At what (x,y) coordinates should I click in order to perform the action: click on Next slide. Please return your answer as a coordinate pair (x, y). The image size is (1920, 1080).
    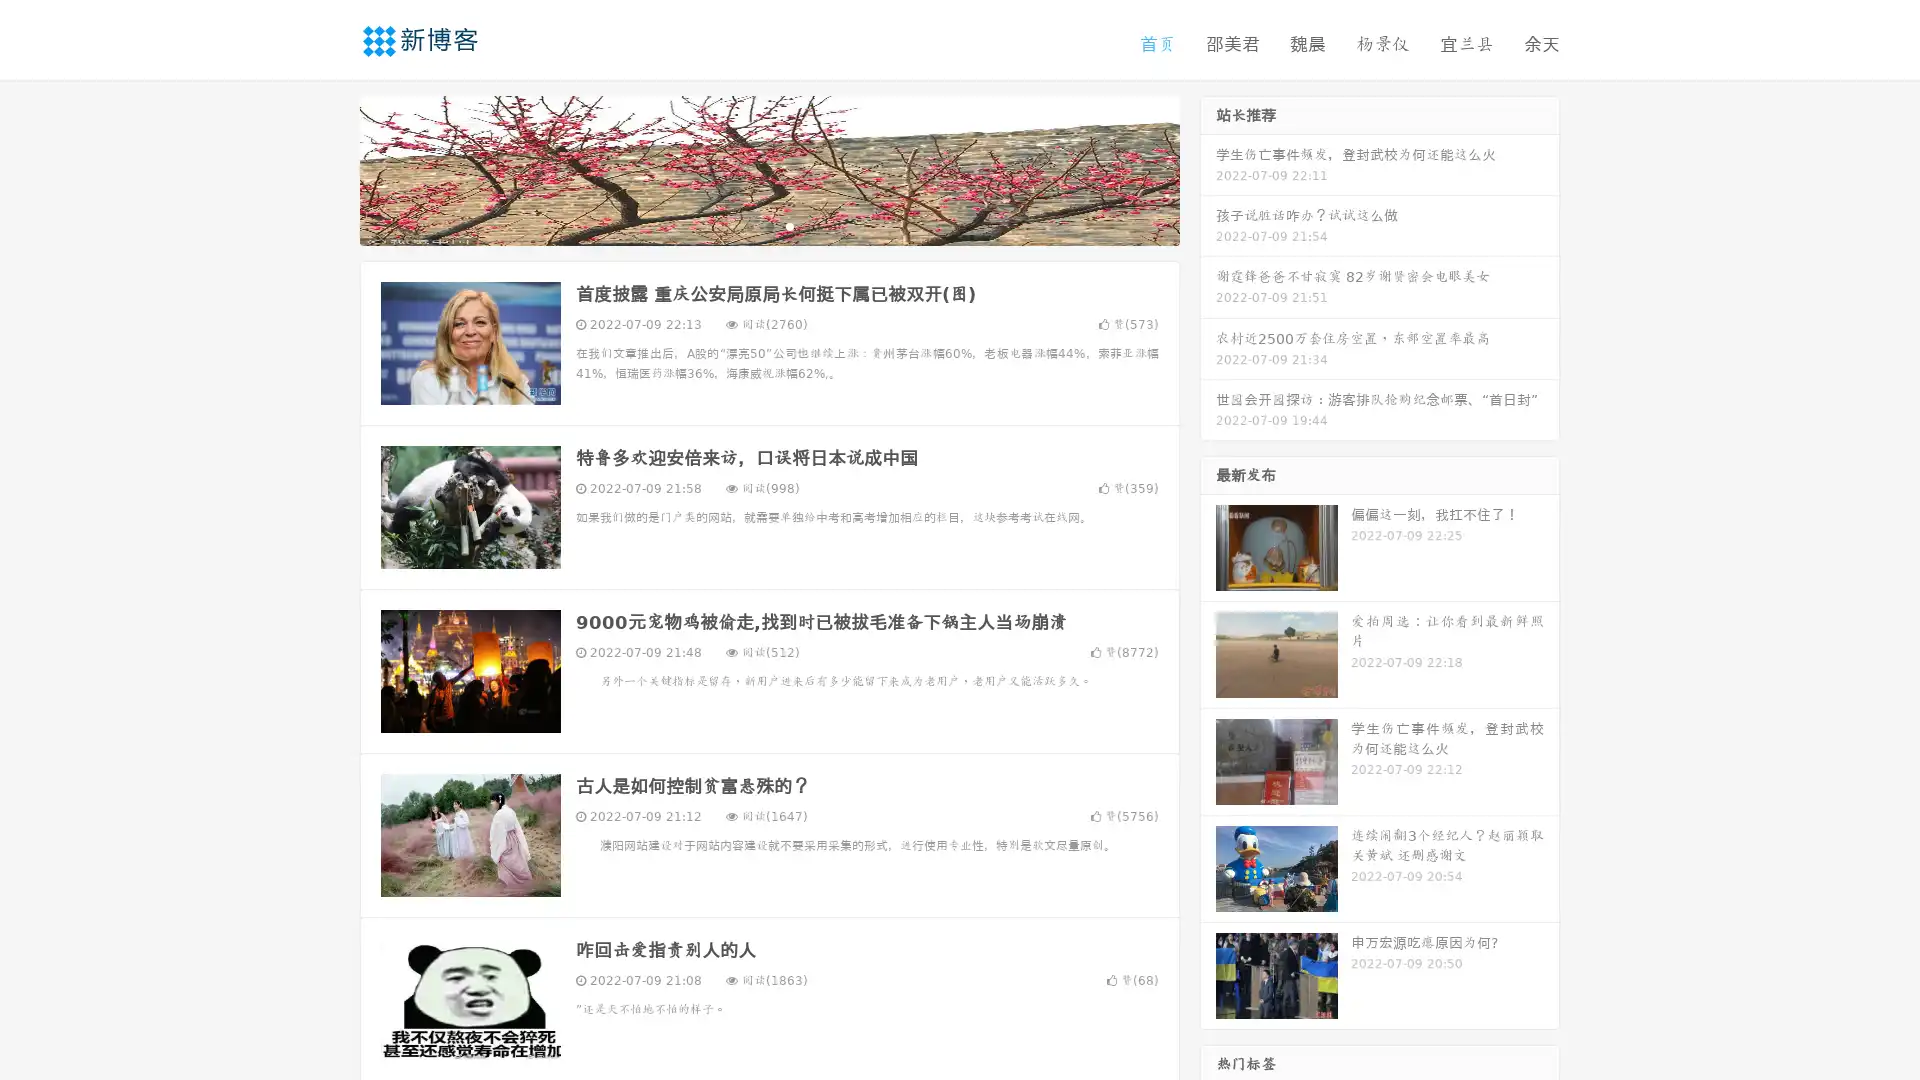
    Looking at the image, I should click on (1208, 168).